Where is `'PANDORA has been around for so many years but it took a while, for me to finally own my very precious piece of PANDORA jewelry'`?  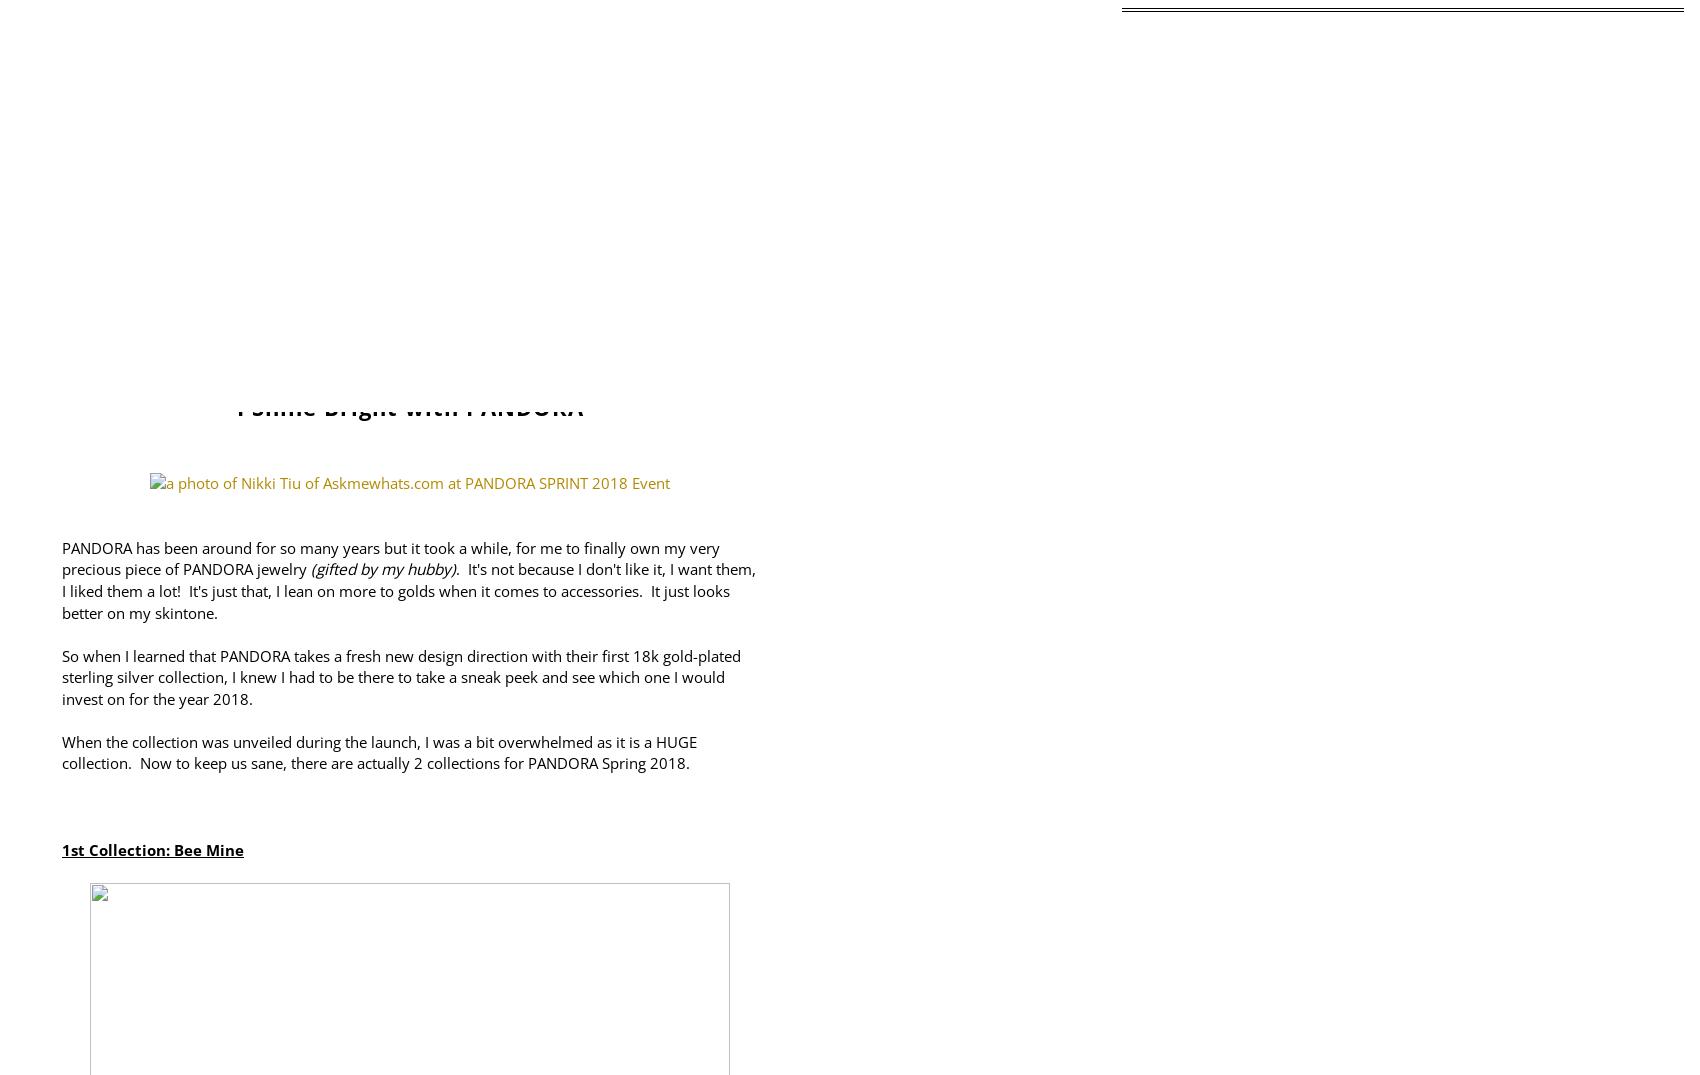 'PANDORA has been around for so many years but it took a while, for me to finally own my very precious piece of PANDORA jewelry' is located at coordinates (62, 558).